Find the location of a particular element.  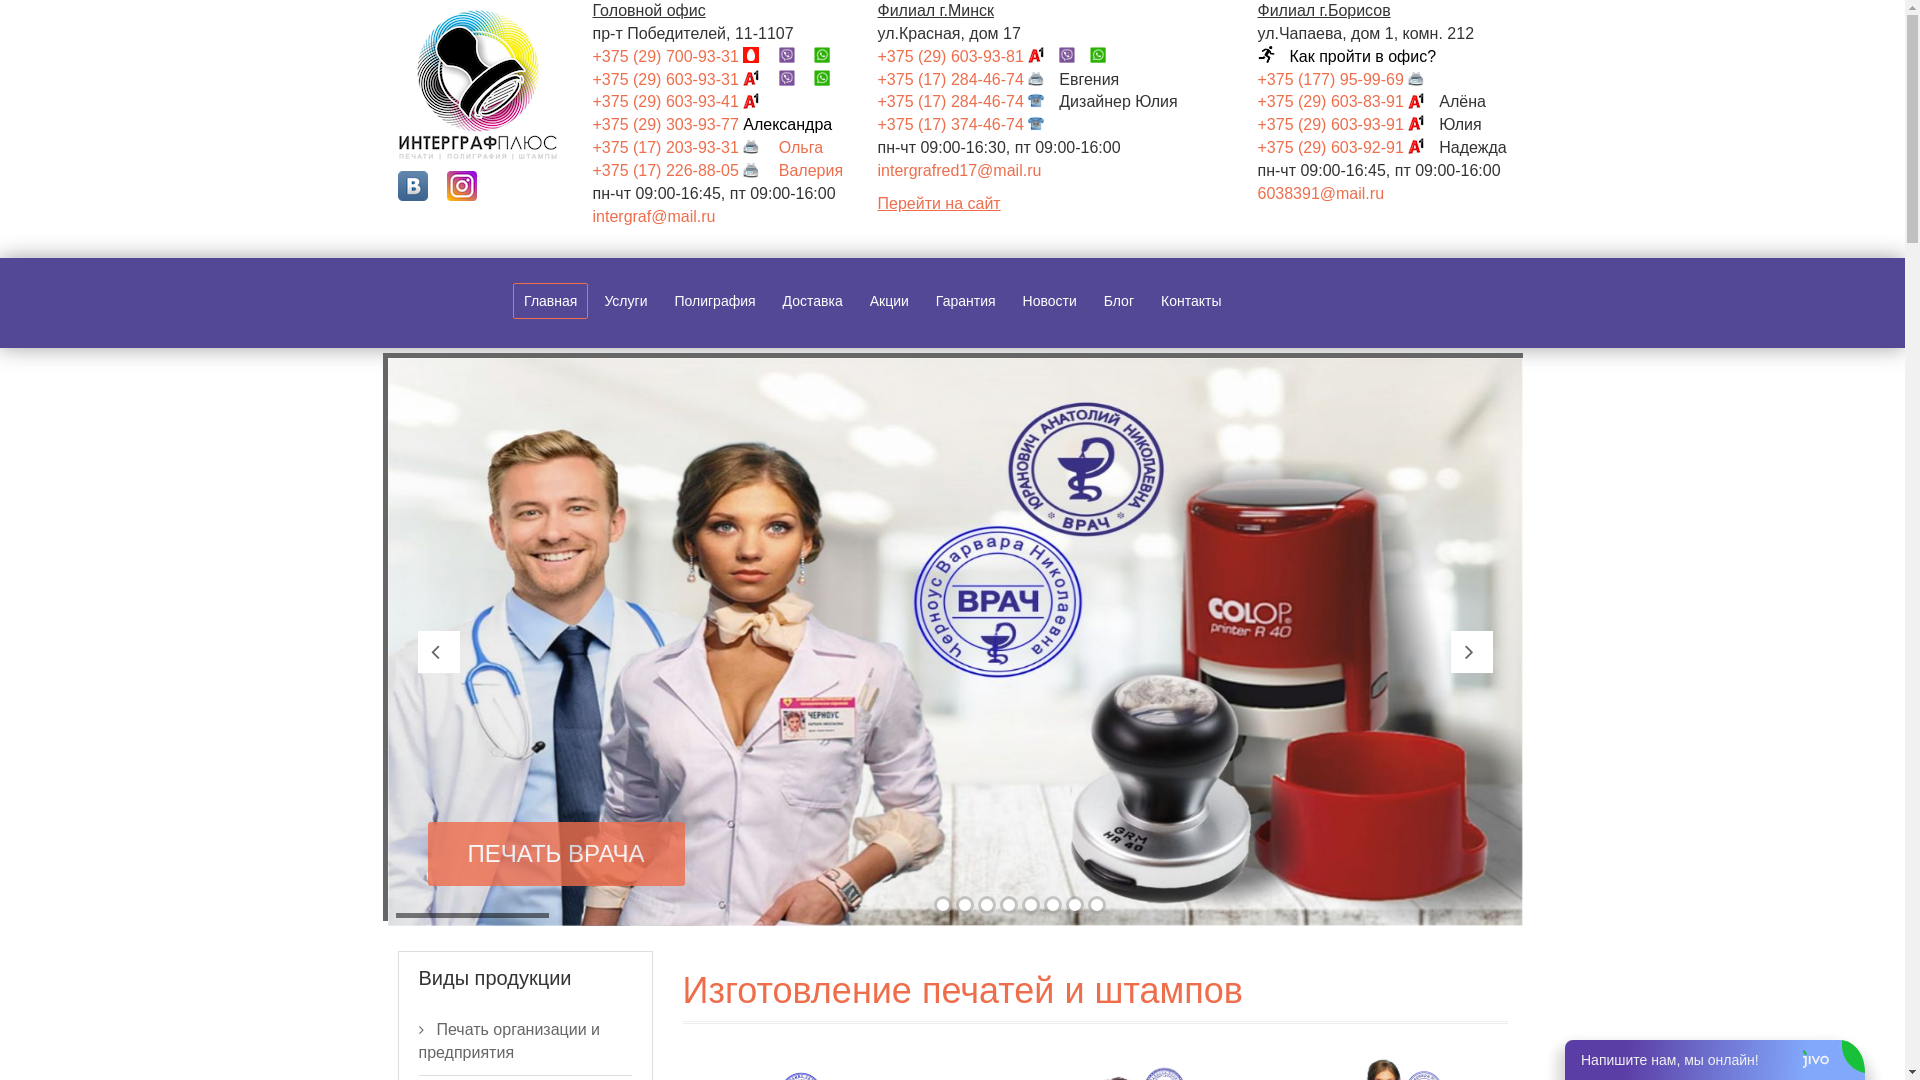

'+375 (17) 374-46-74 ' is located at coordinates (969, 124).